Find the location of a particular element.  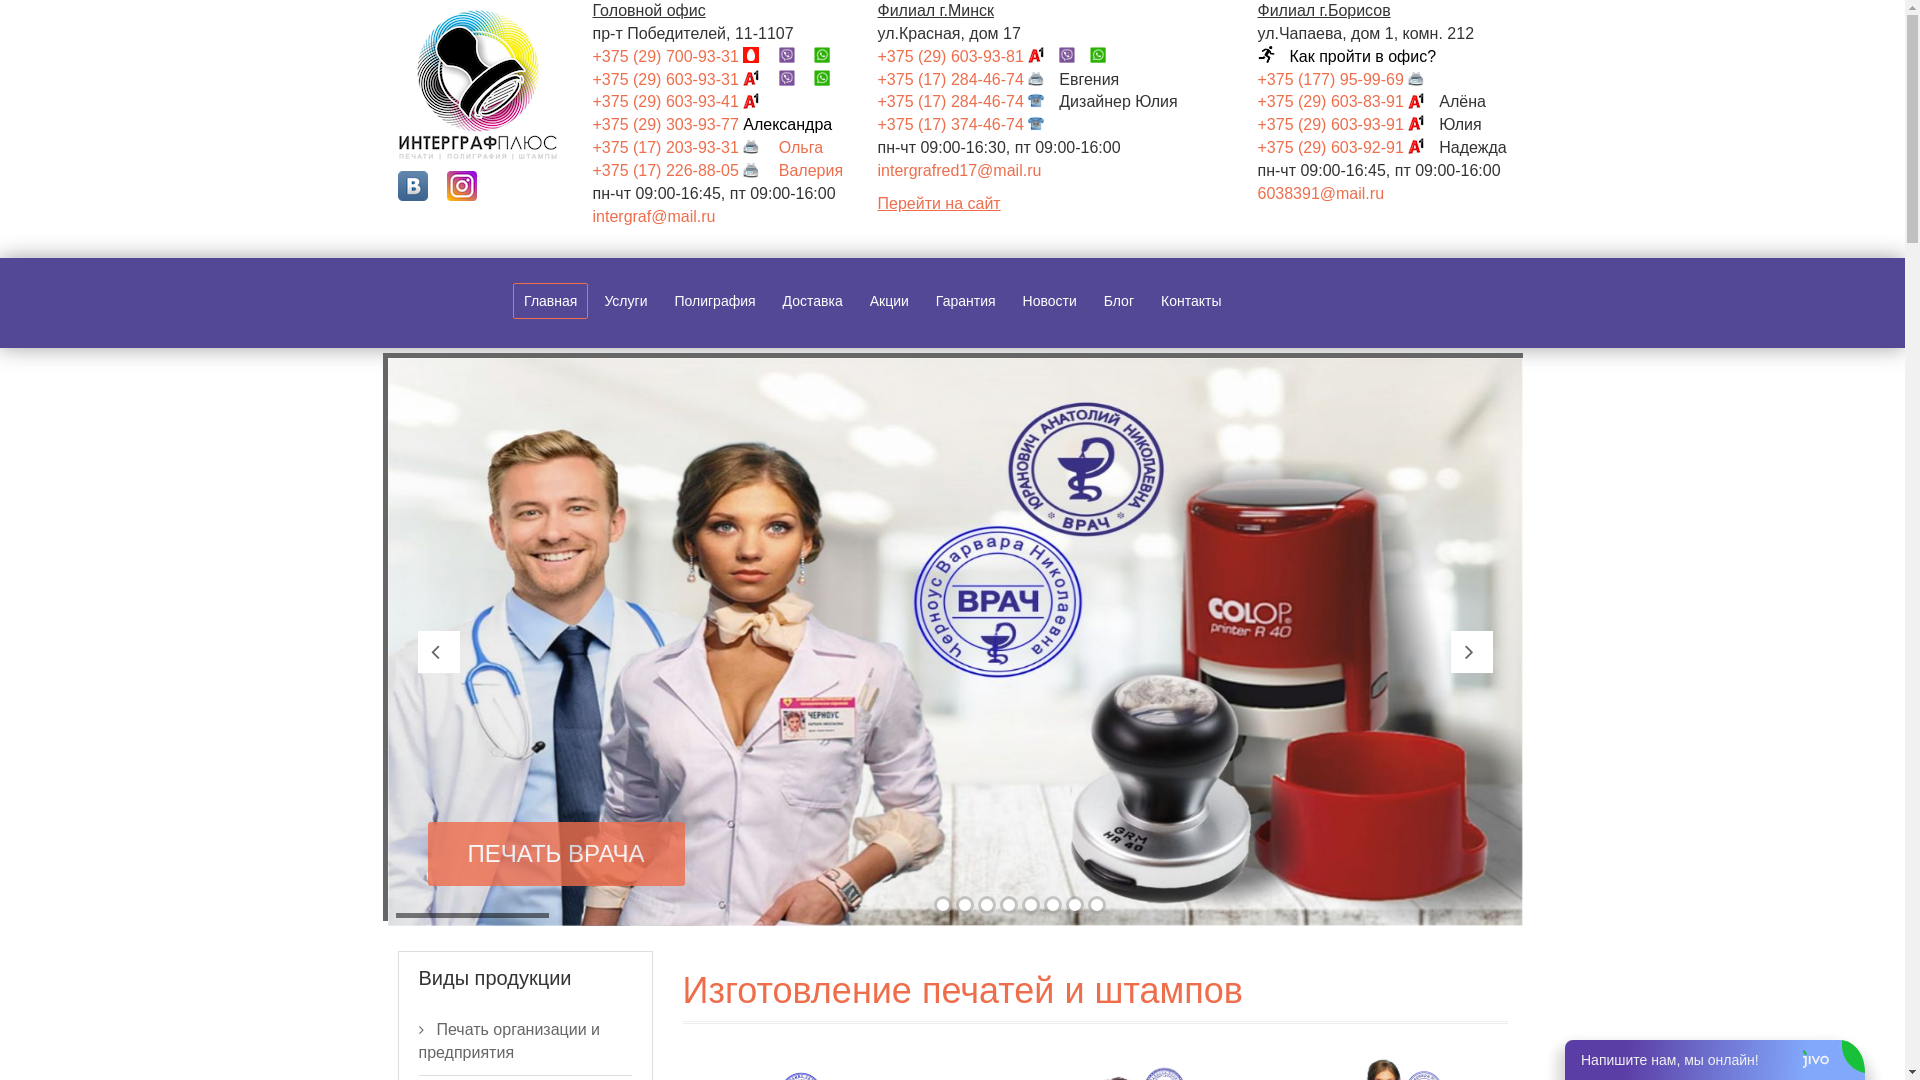

'+375 (17) 374-46-74 ' is located at coordinates (969, 124).